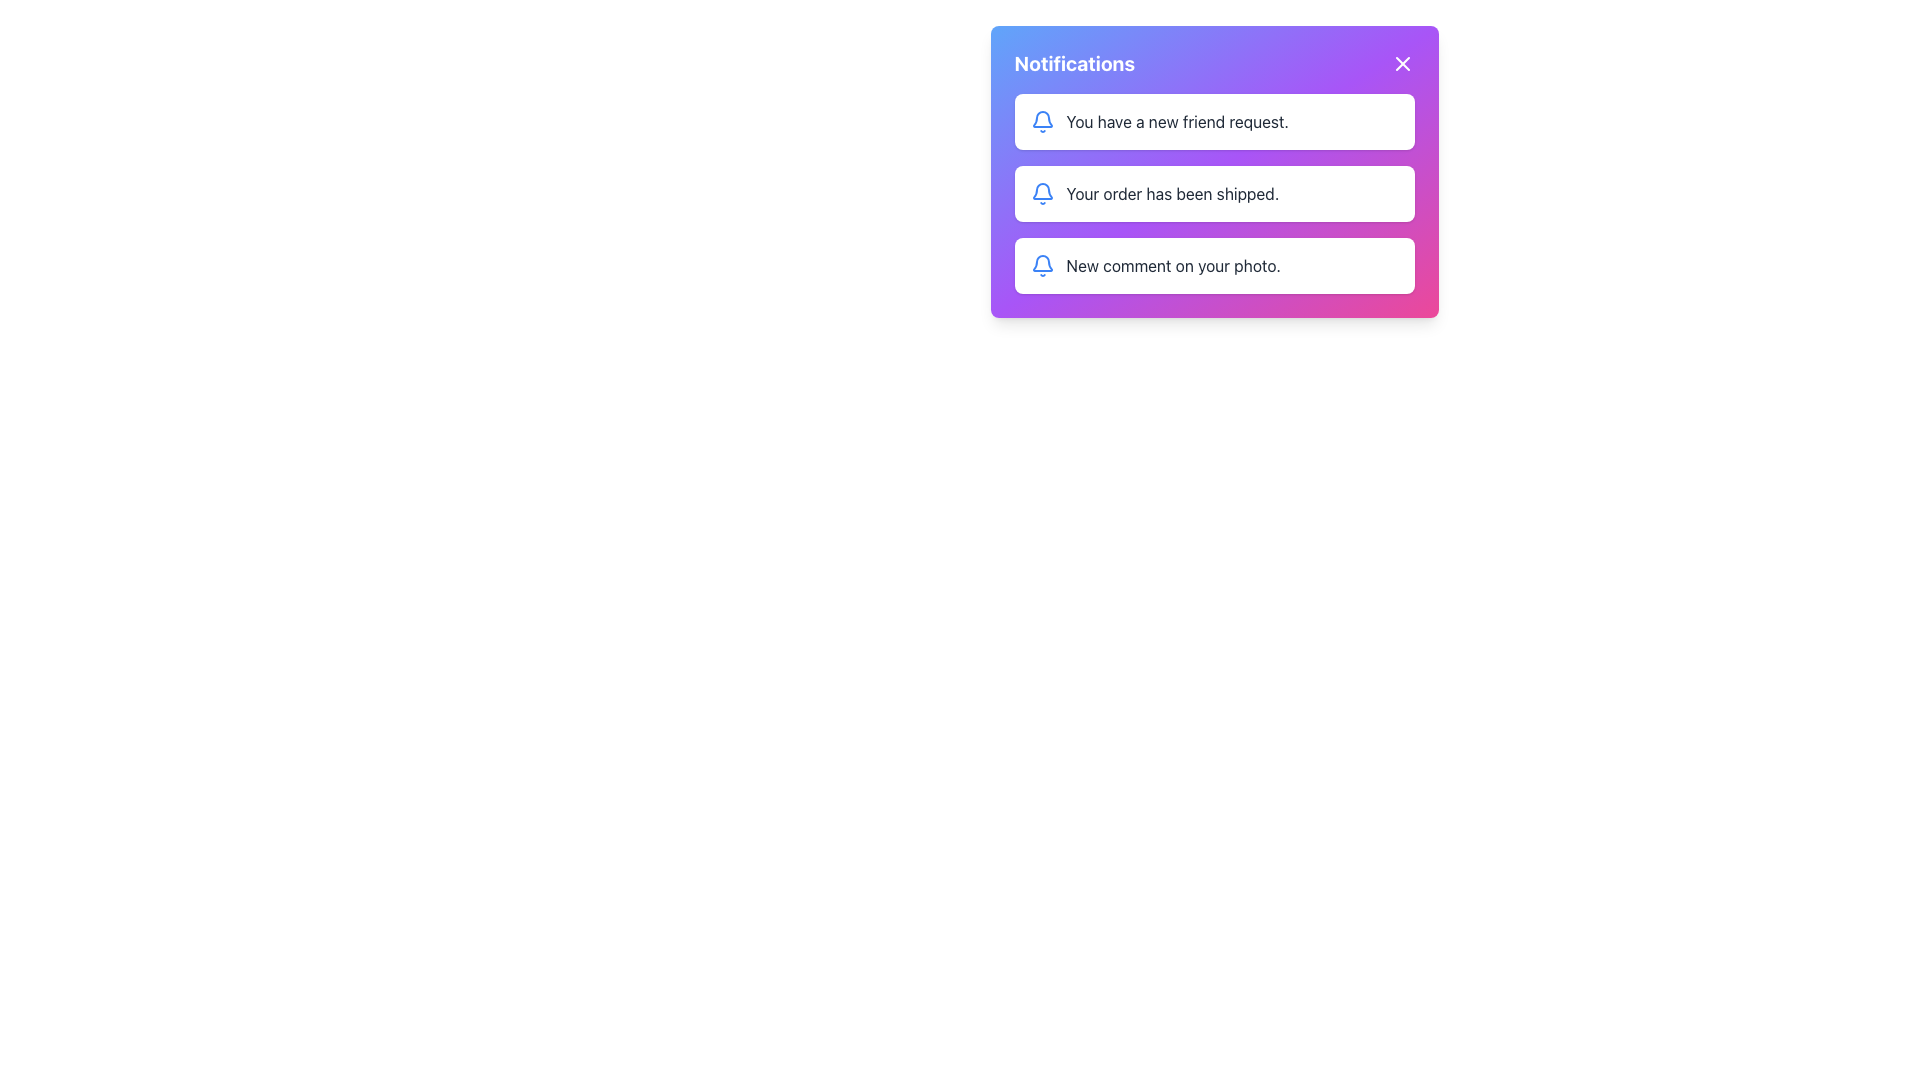  Describe the element at coordinates (1213, 193) in the screenshot. I see `the notification card indicating that the user's order has been shipped, which is the second notification in the list within the 'Notifications' card` at that location.